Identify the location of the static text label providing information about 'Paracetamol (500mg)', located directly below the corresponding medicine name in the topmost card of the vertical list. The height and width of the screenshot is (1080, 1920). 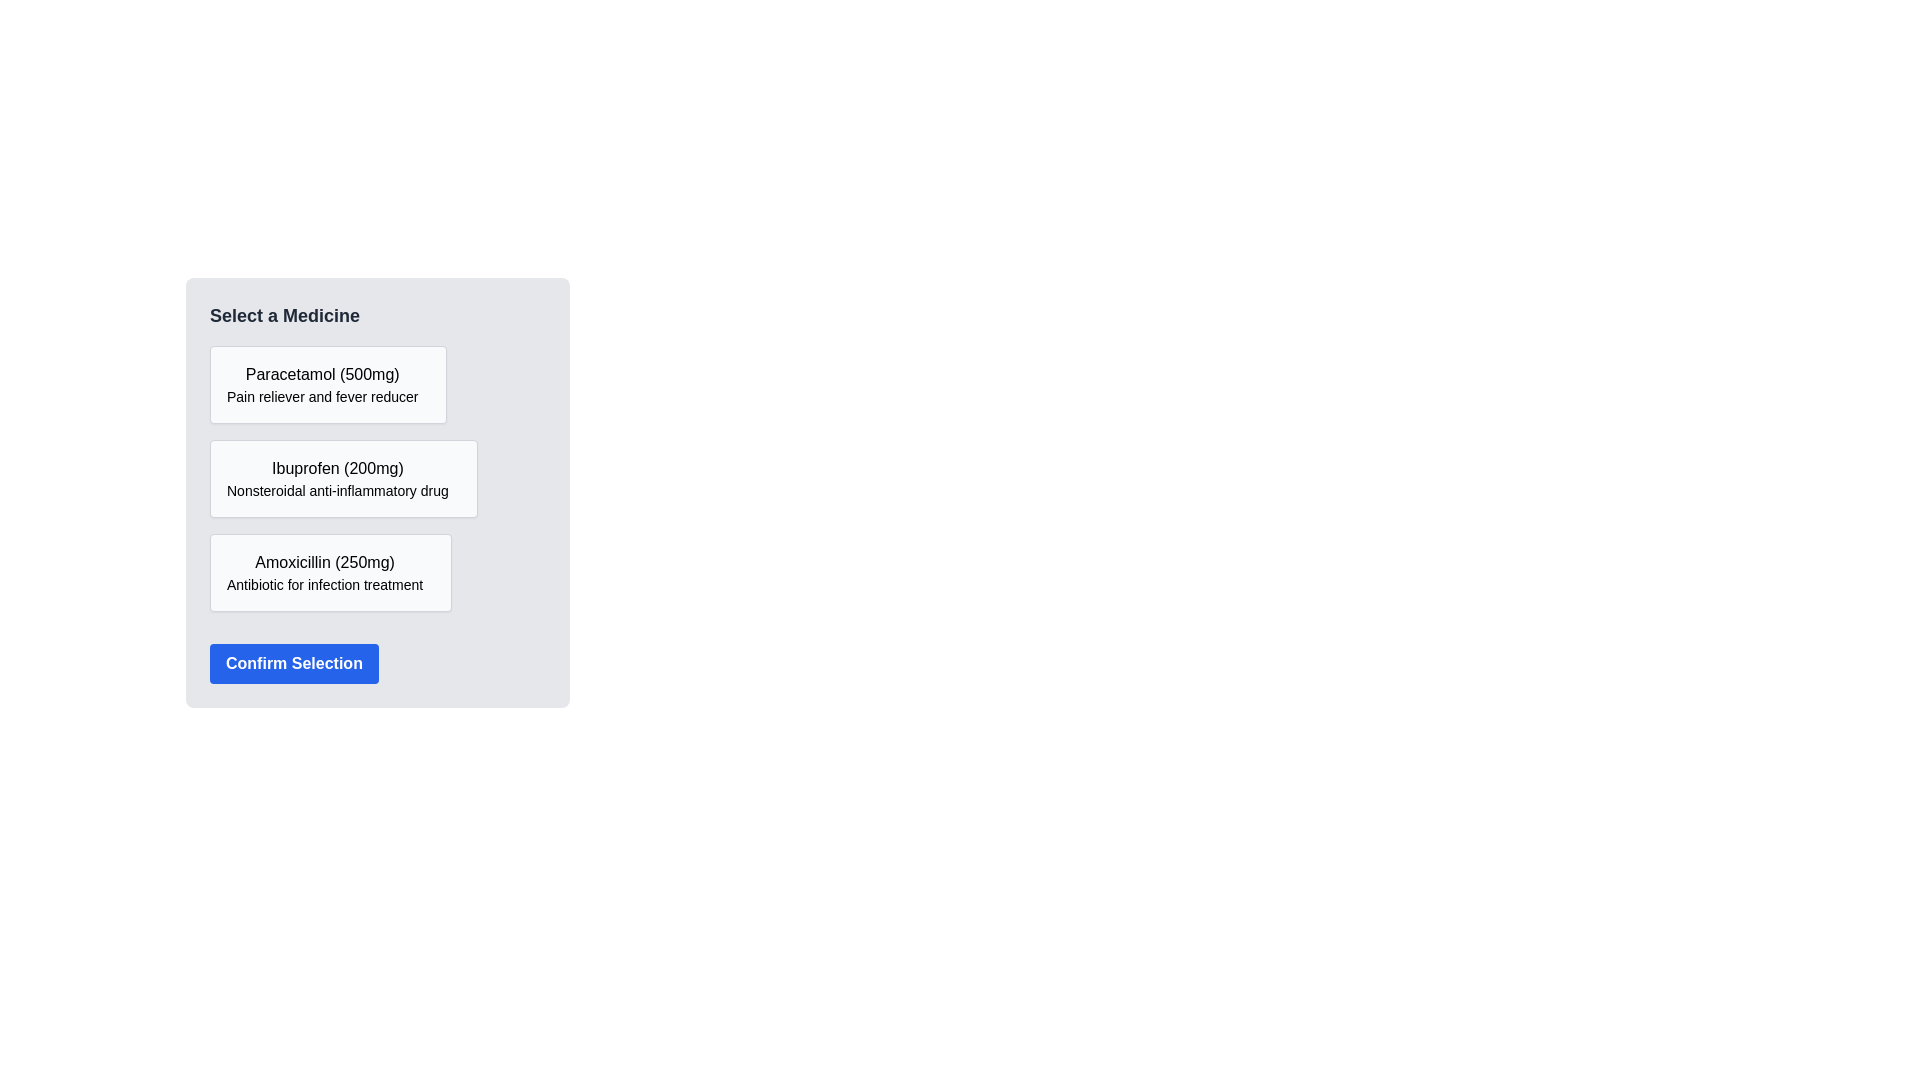
(322, 397).